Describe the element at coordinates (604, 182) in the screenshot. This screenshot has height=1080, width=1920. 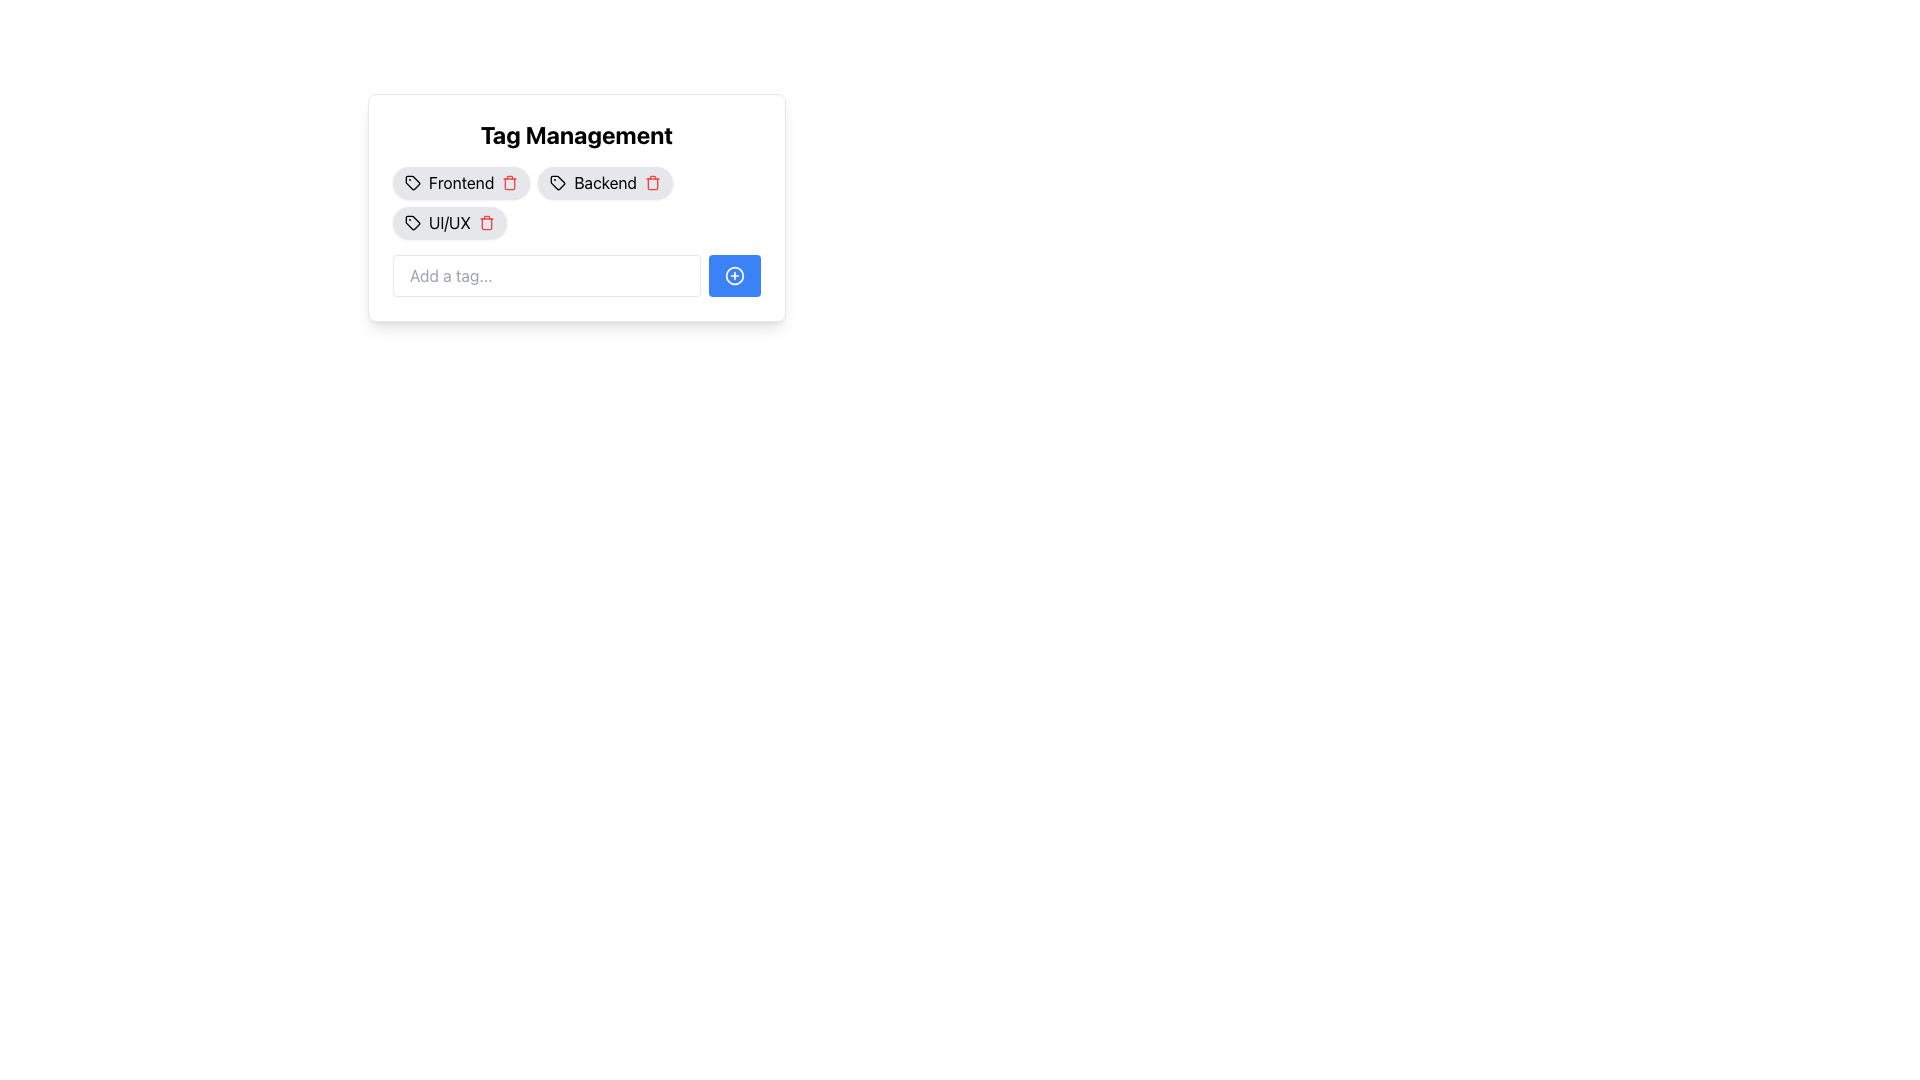
I see `the 'Backend' text label, which is the second tag in the 'Tag Management' section` at that location.